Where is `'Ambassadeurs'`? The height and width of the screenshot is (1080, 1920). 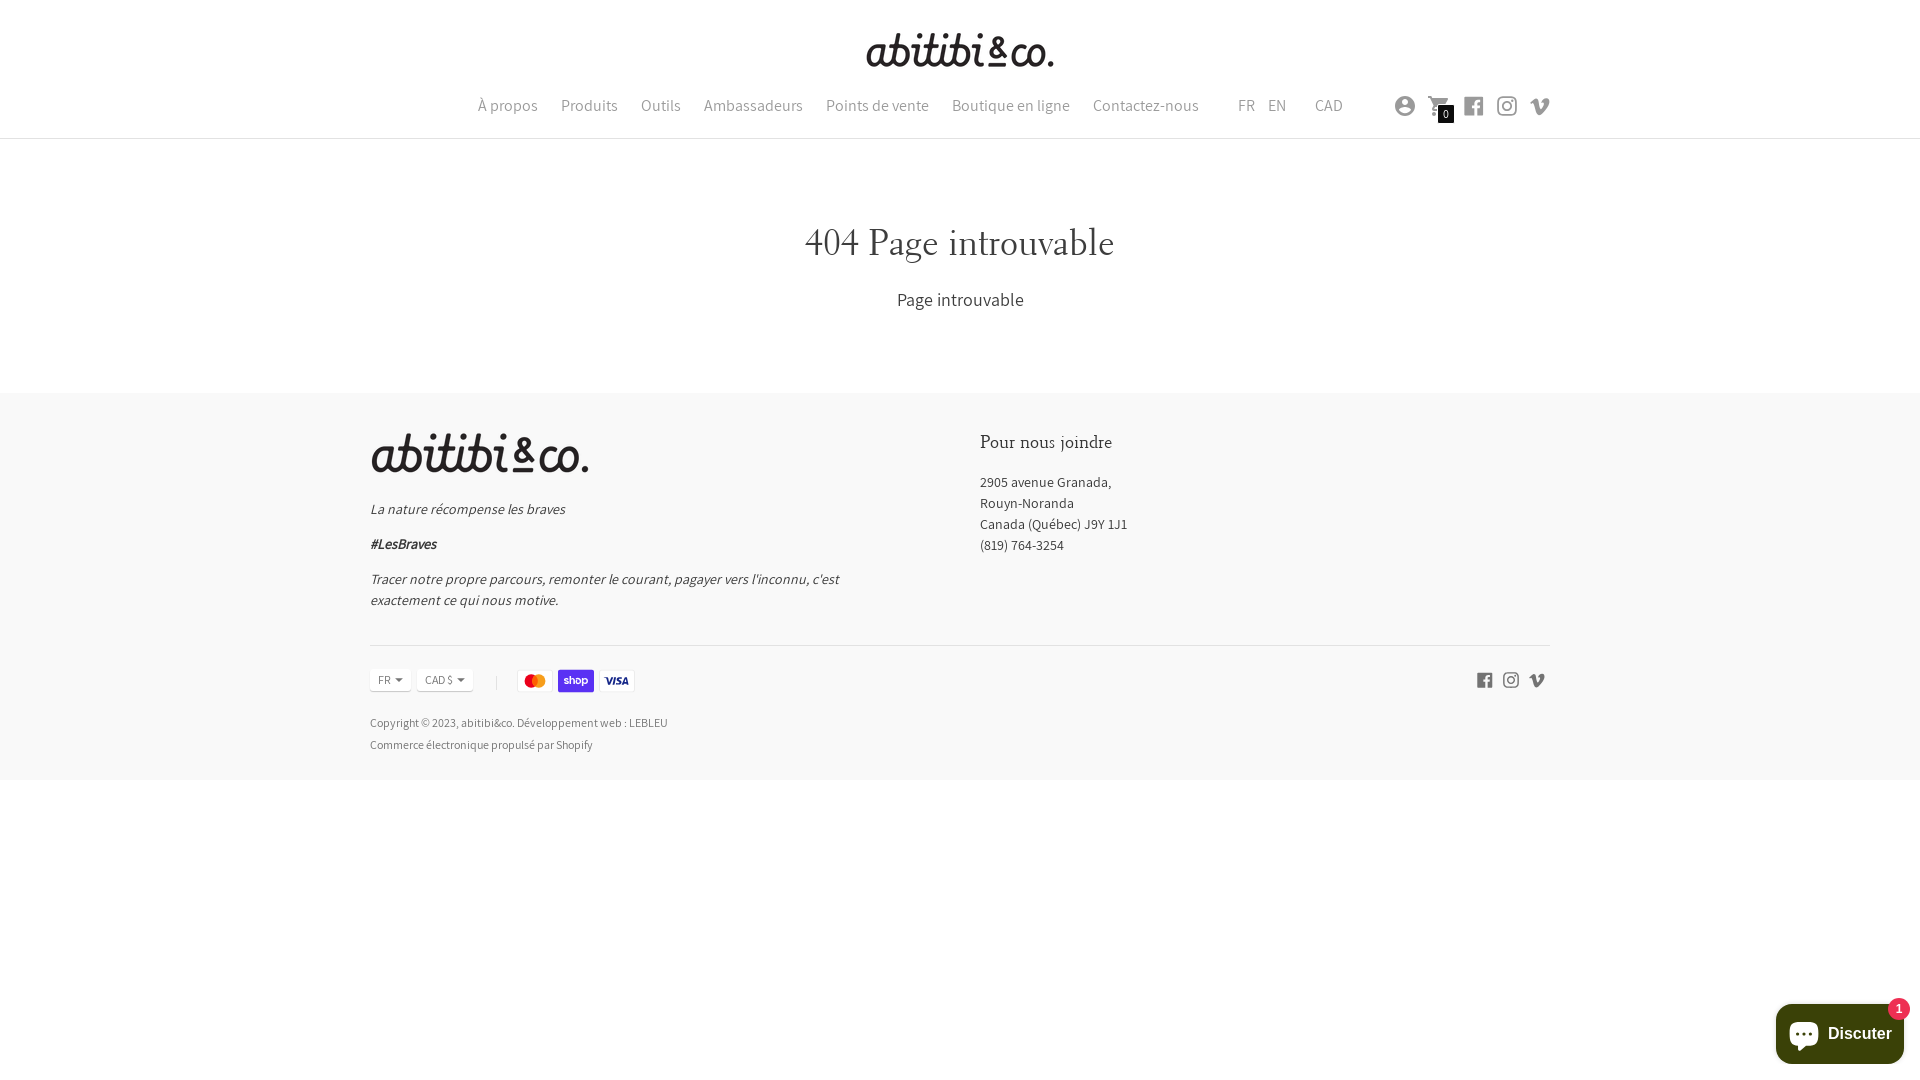 'Ambassadeurs' is located at coordinates (752, 105).